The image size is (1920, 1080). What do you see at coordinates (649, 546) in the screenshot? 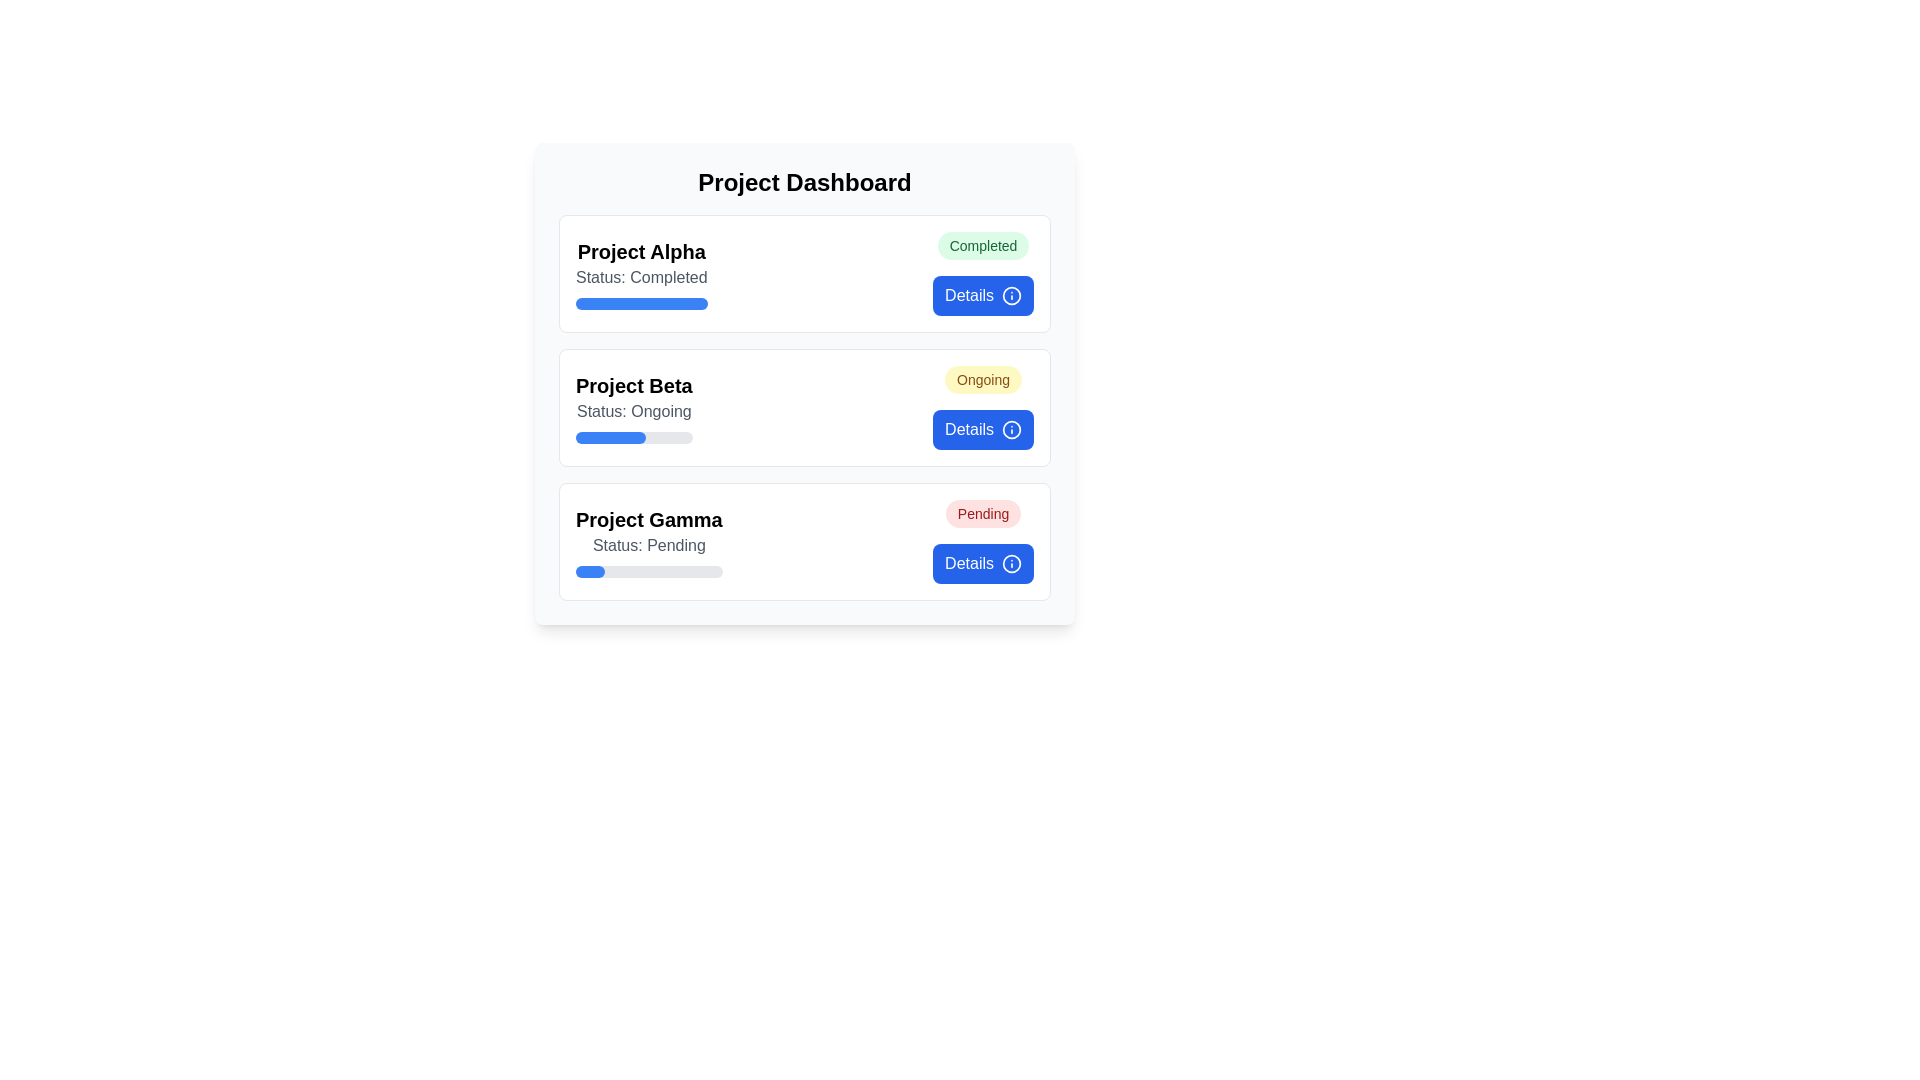
I see `the 'Pending' status text label located below the title 'Project Gamma' within the project information card` at bounding box center [649, 546].